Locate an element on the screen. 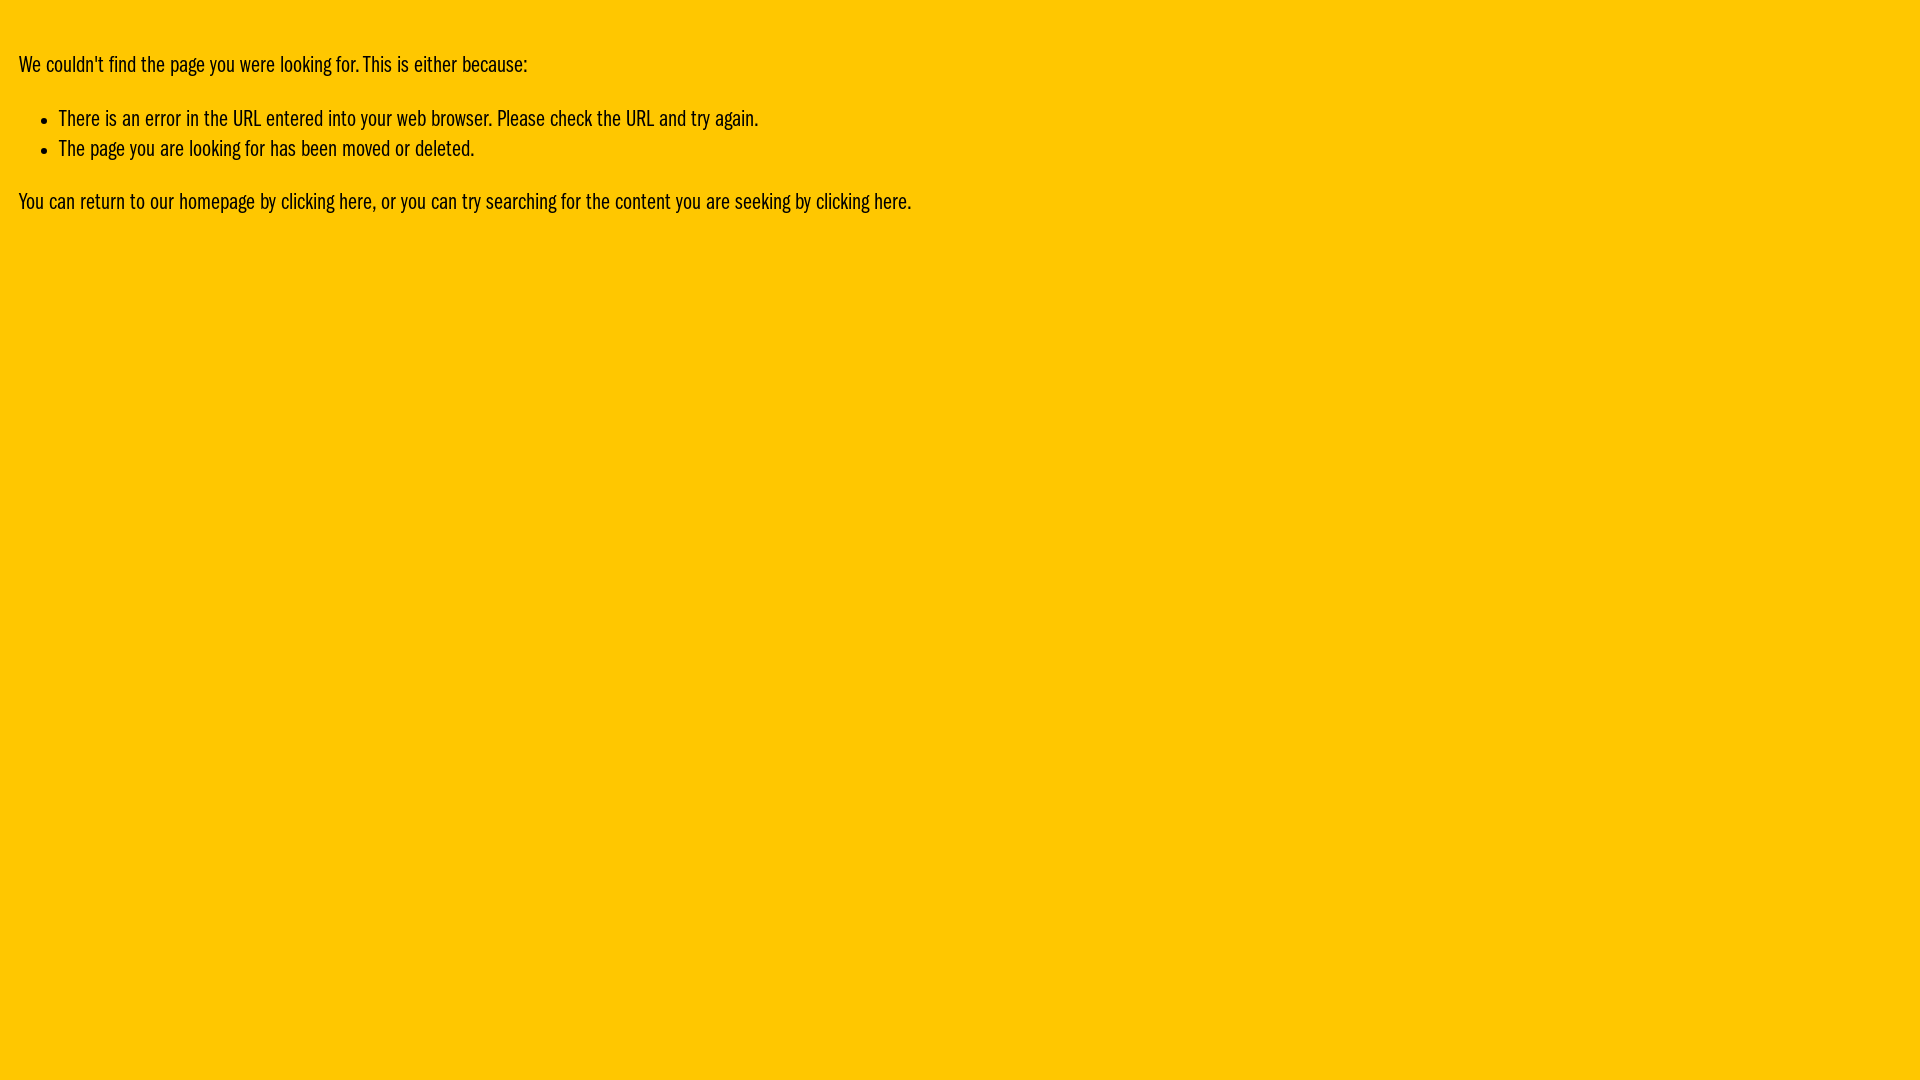 The image size is (1920, 1080). 'clicking here' is located at coordinates (816, 203).